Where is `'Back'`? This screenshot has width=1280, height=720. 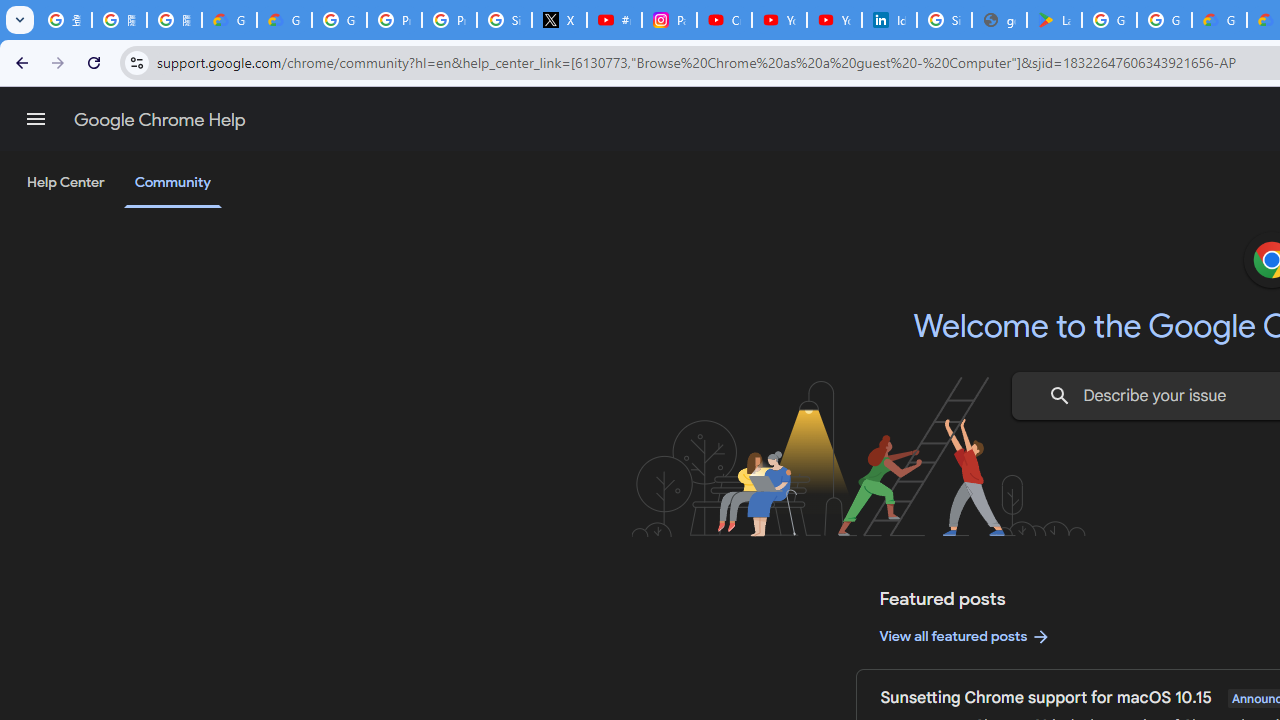
'Back' is located at coordinates (19, 61).